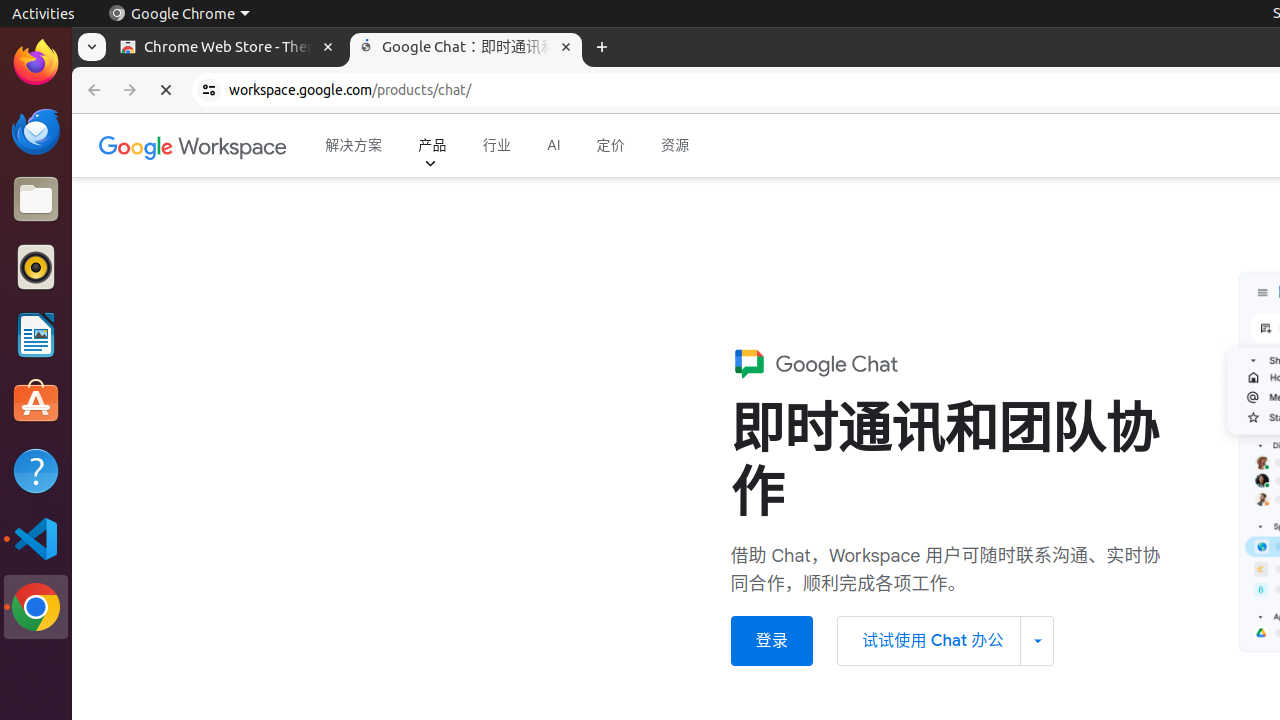  What do you see at coordinates (35, 265) in the screenshot?
I see `'Rhythmbox'` at bounding box center [35, 265].